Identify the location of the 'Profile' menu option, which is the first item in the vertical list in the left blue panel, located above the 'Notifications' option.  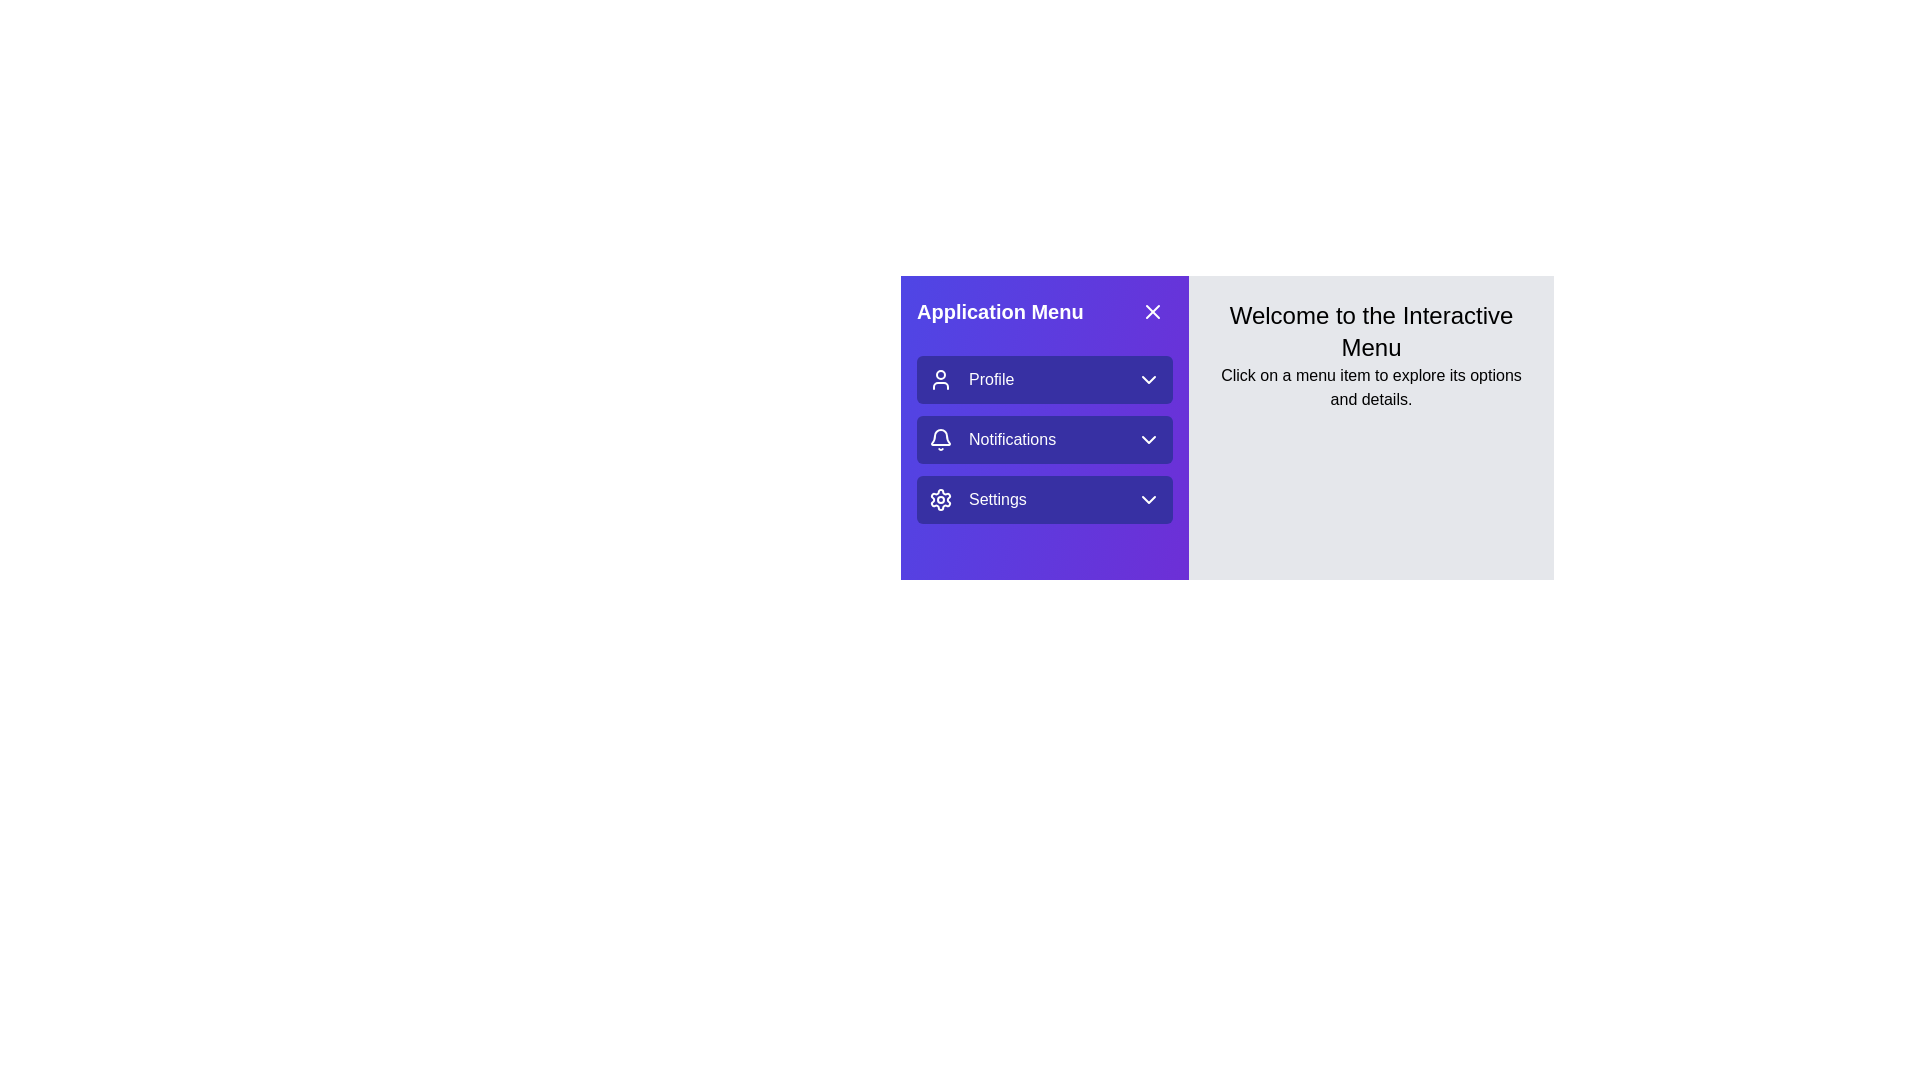
(1044, 380).